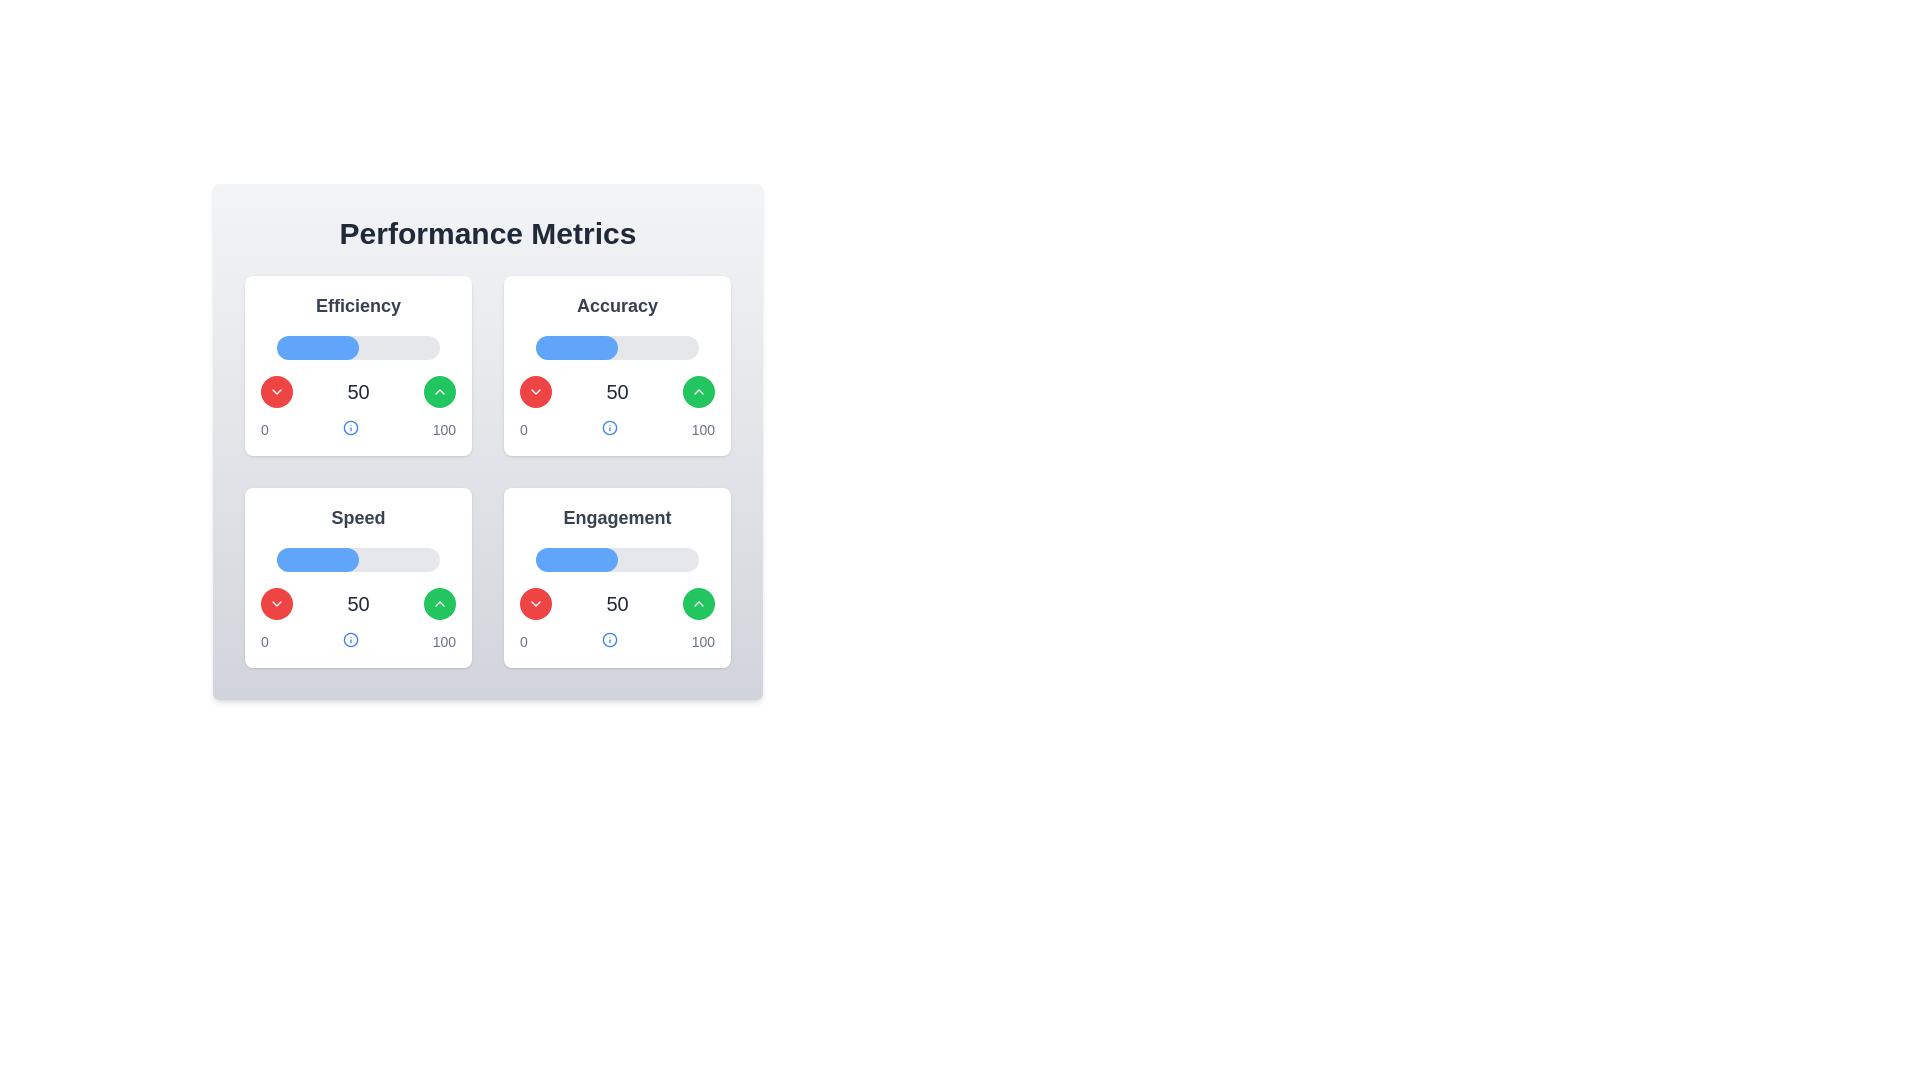  Describe the element at coordinates (439, 392) in the screenshot. I see `the Icon button in the 'Accuracy' section of the 'Performance Metrics' grid to increase the accuracy value` at that location.